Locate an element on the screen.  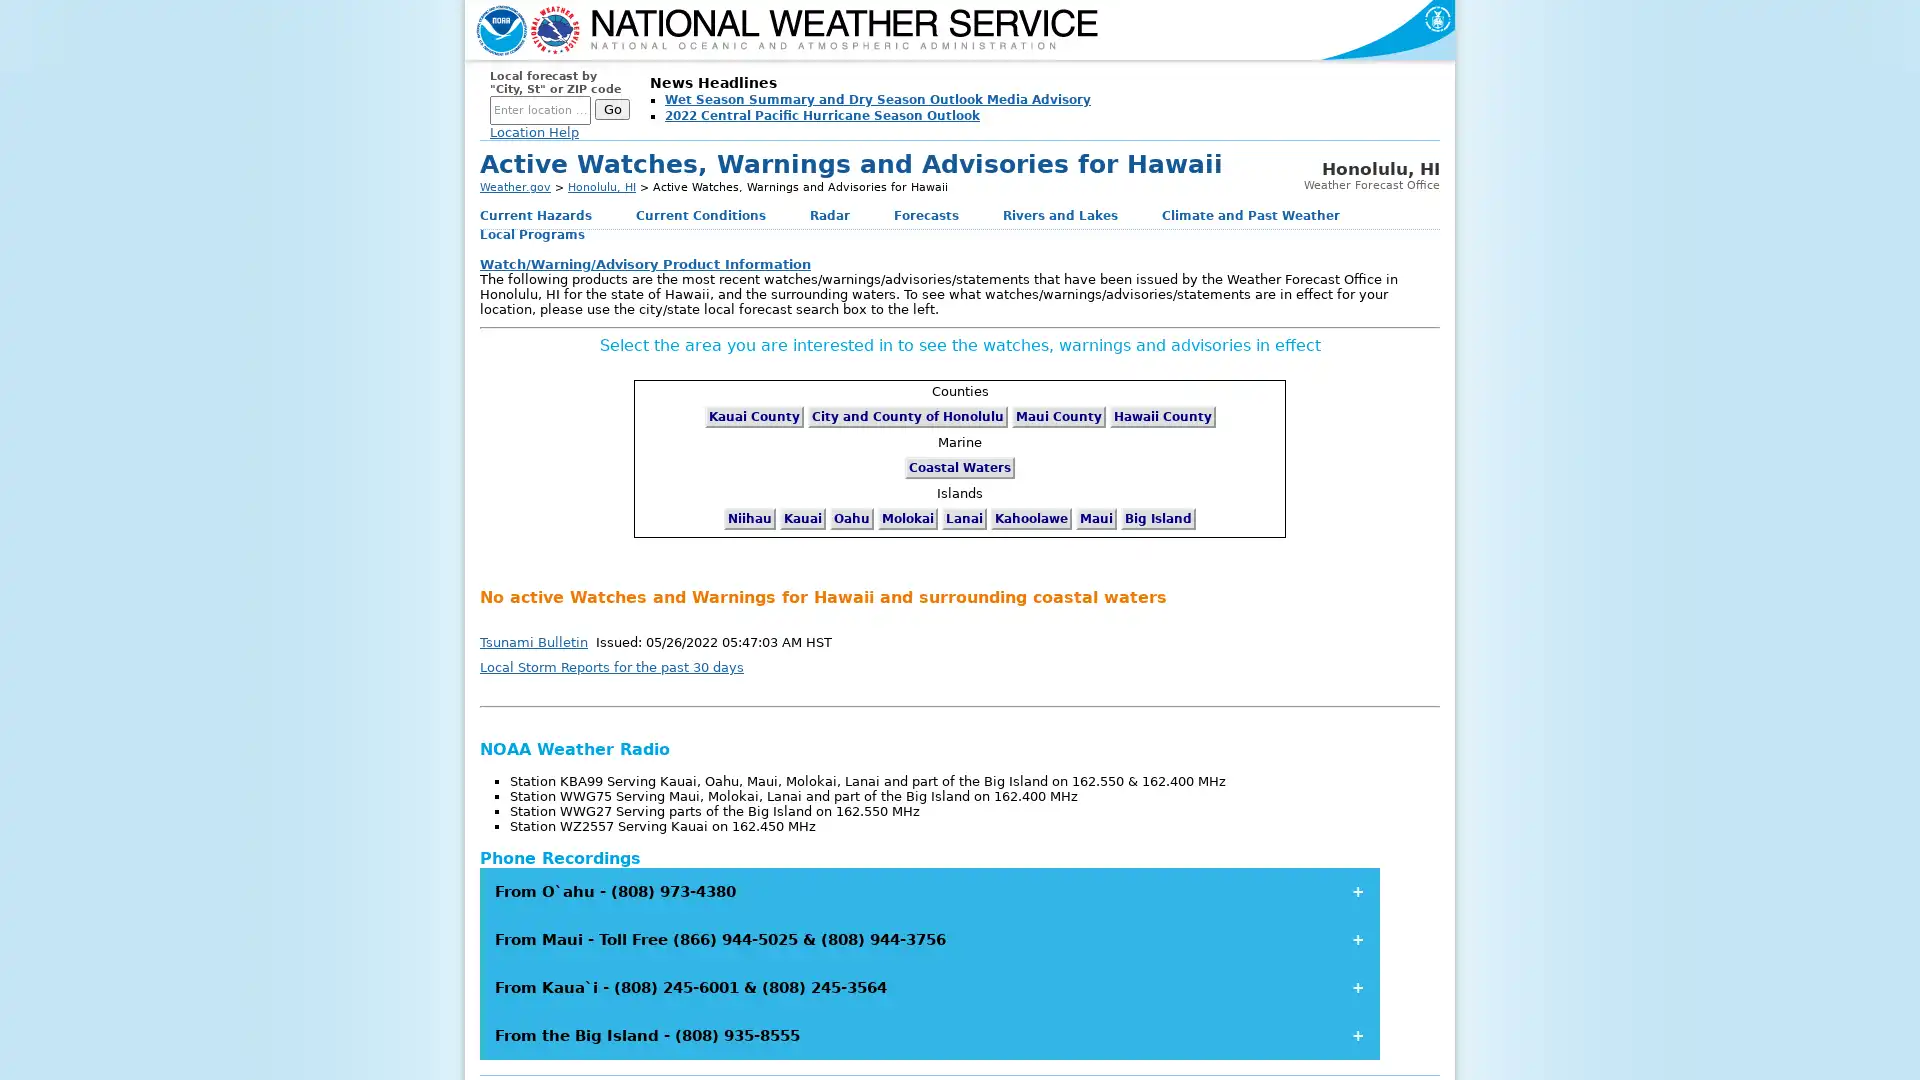
From Kaua`i - (808) 245-6001 & (808) 245-3564 + is located at coordinates (929, 986).